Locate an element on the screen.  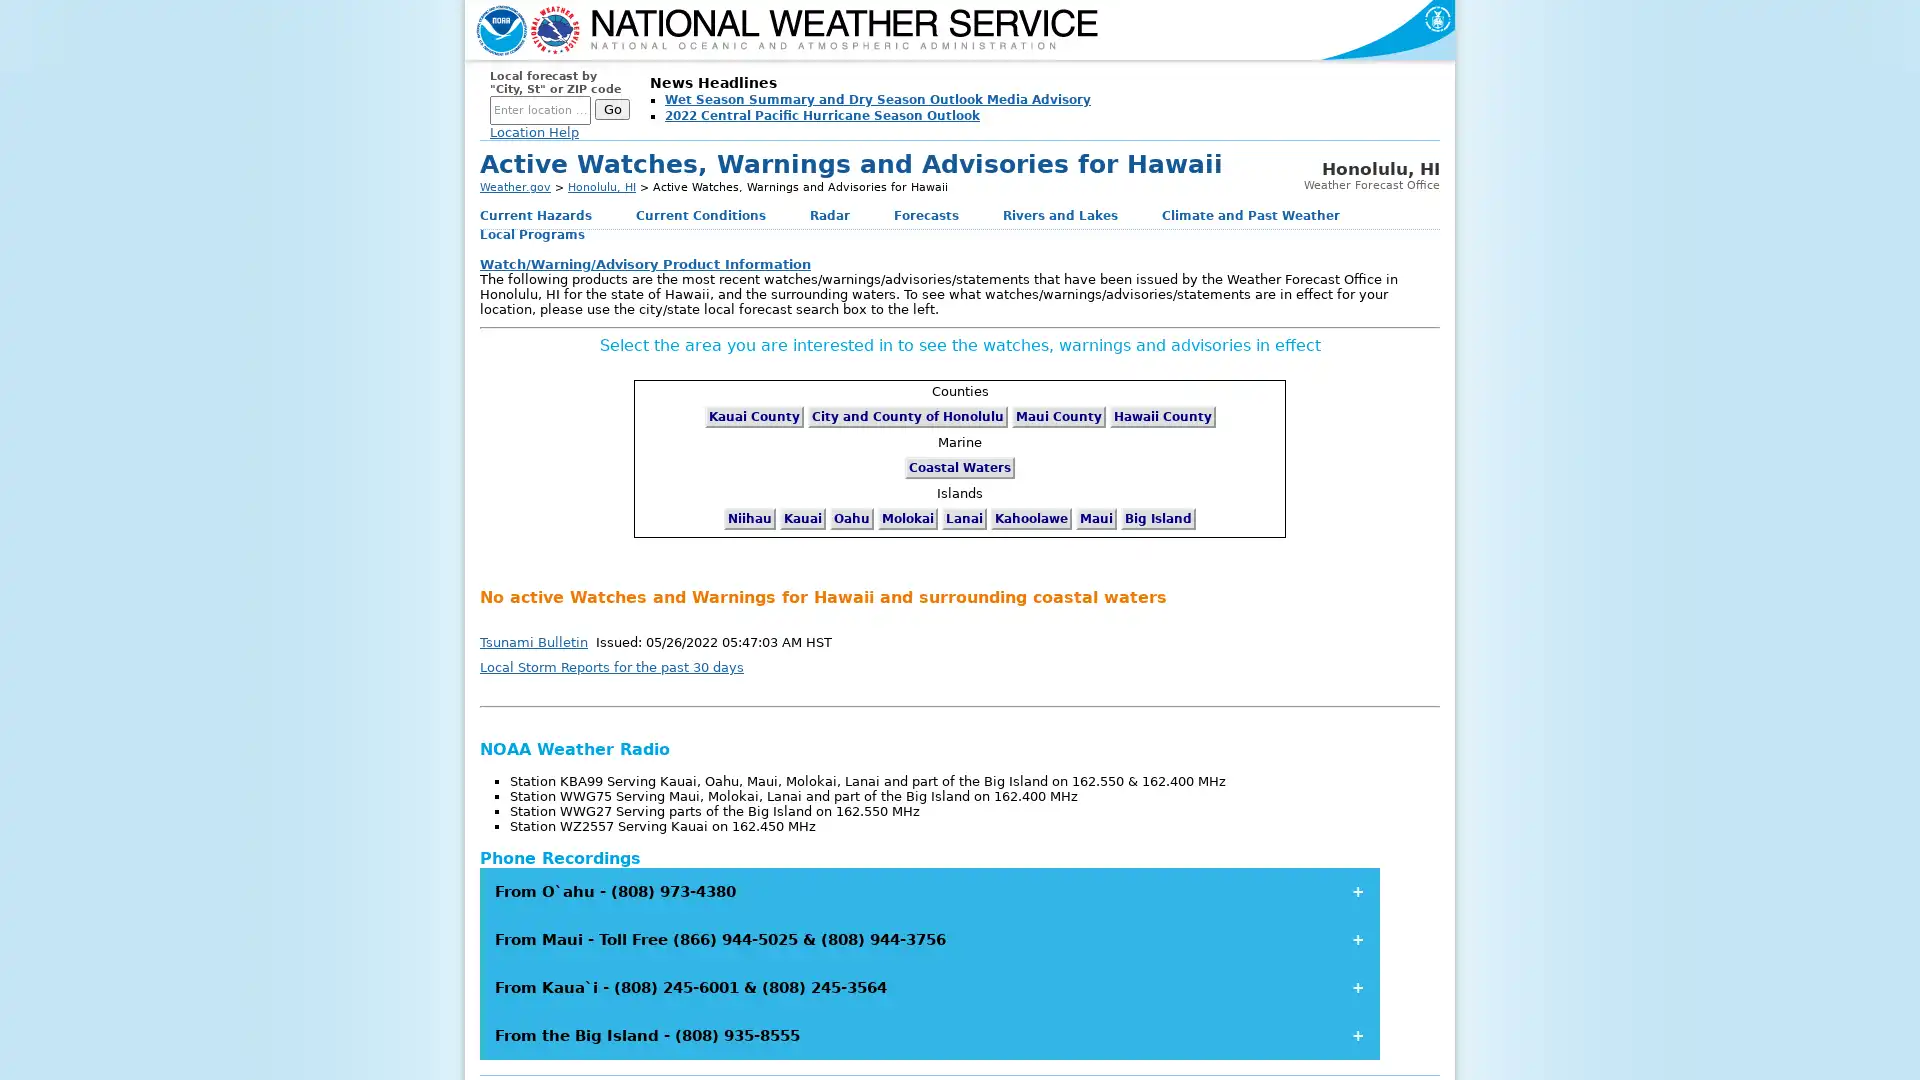
From Kaua`i - (808) 245-6001 & (808) 245-3564 + is located at coordinates (929, 986).